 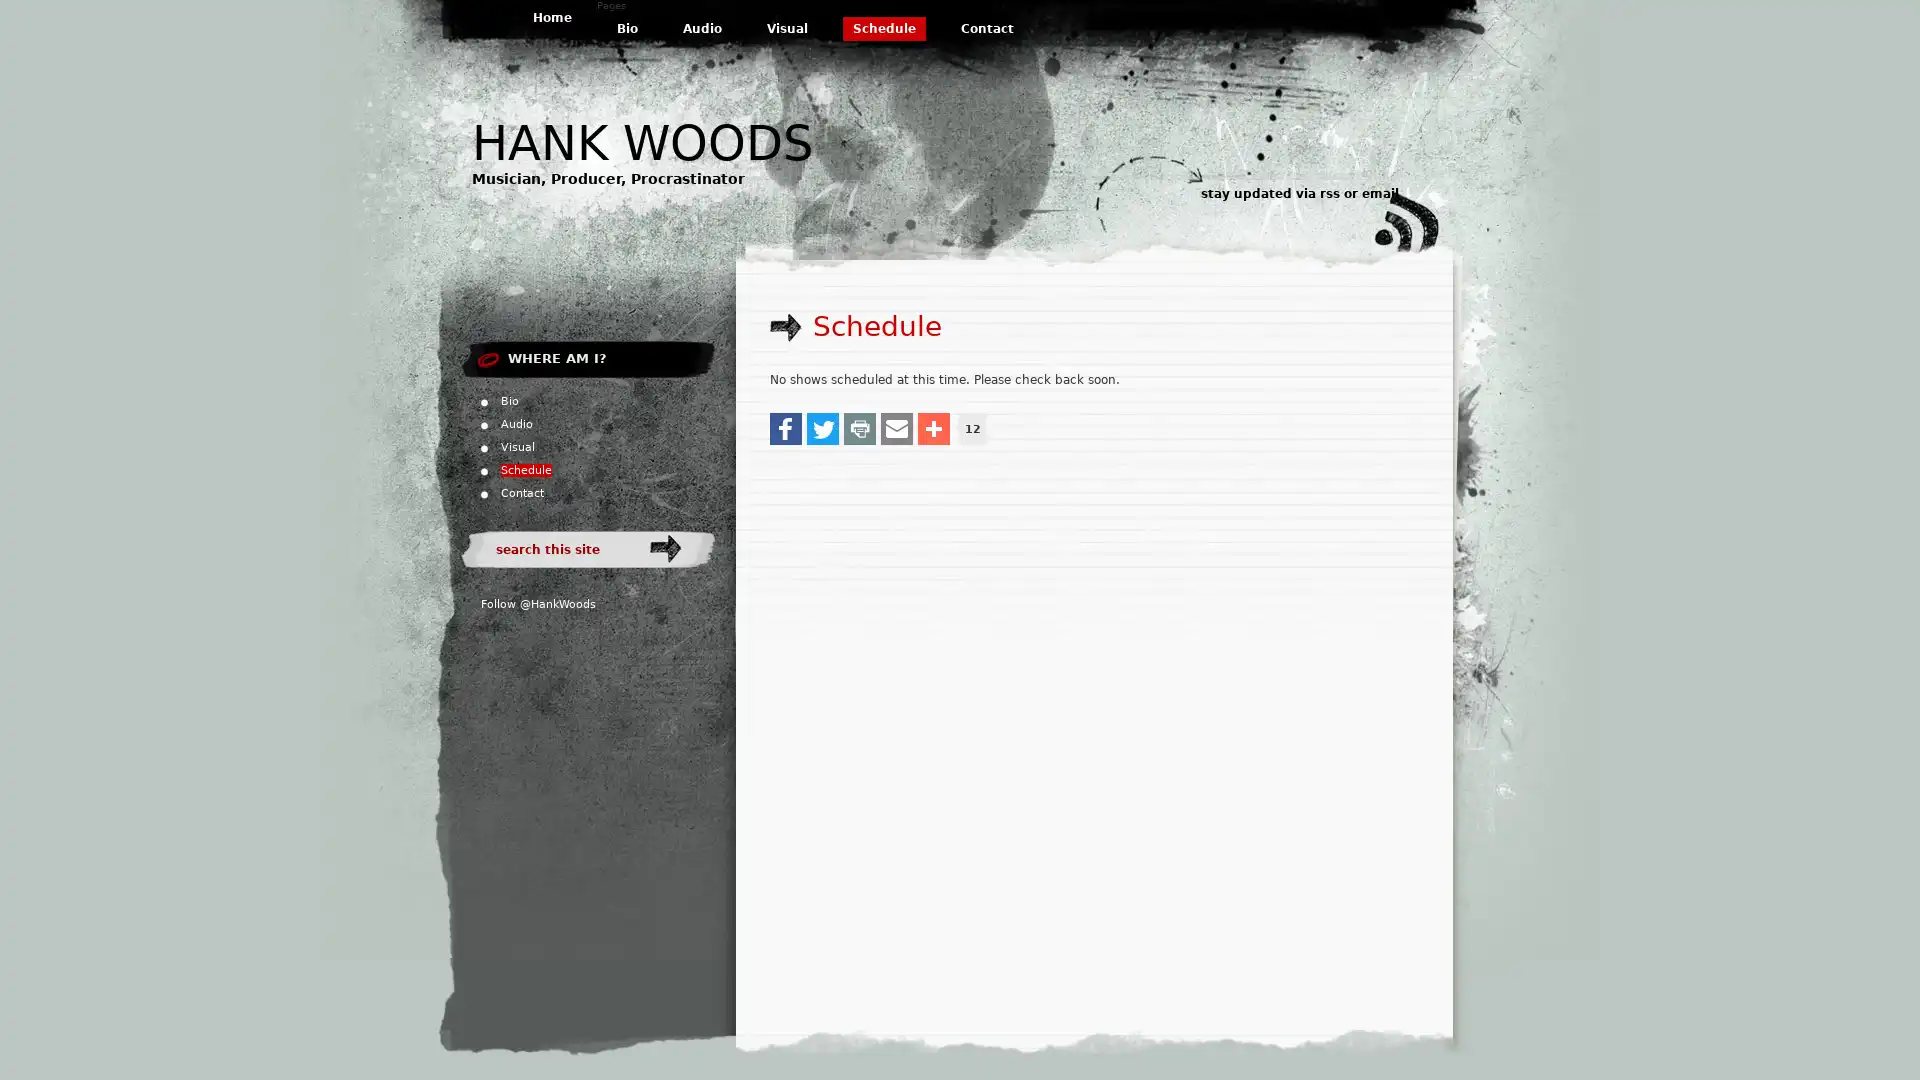 I want to click on Share to Facebook, so click(x=785, y=427).